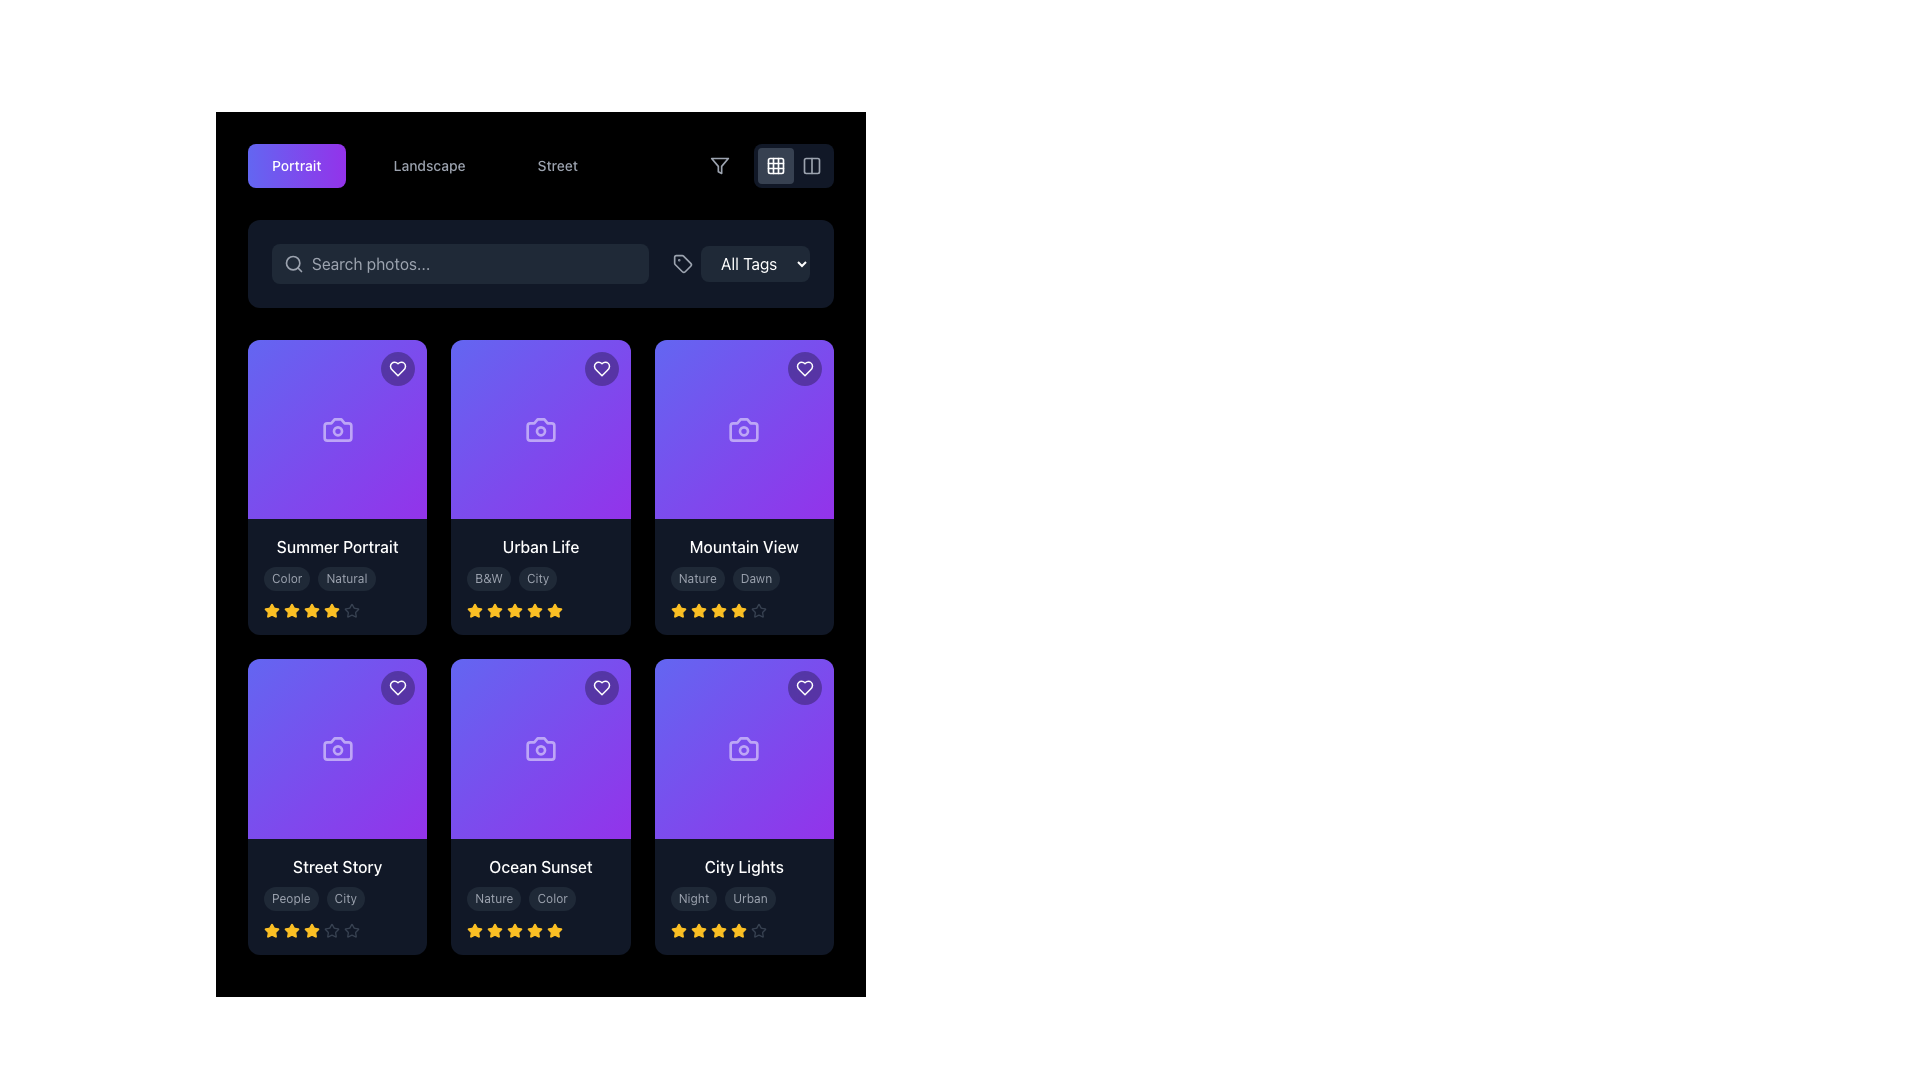  Describe the element at coordinates (811, 164) in the screenshot. I see `the left rectangle inside the grid icon located in the top right corner of the interface` at that location.